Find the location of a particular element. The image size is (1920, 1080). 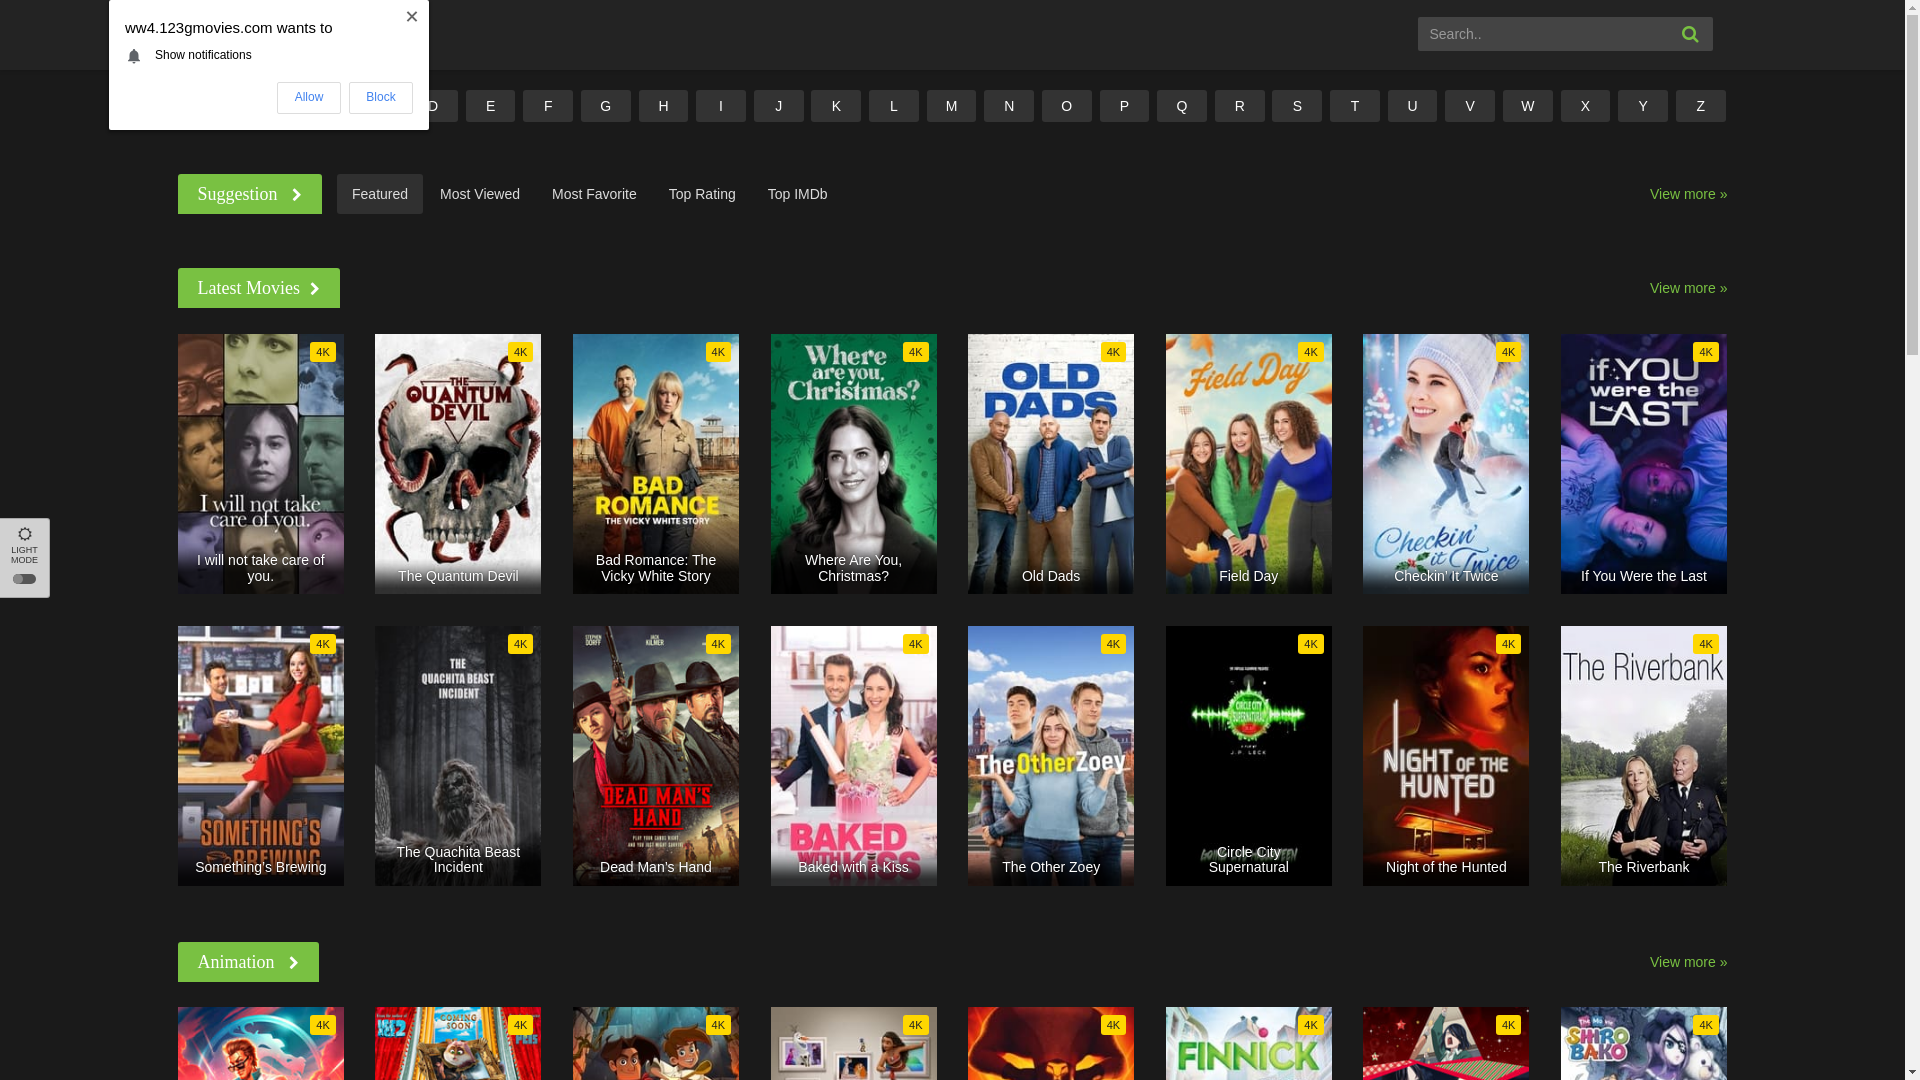

'J' is located at coordinates (777, 105).